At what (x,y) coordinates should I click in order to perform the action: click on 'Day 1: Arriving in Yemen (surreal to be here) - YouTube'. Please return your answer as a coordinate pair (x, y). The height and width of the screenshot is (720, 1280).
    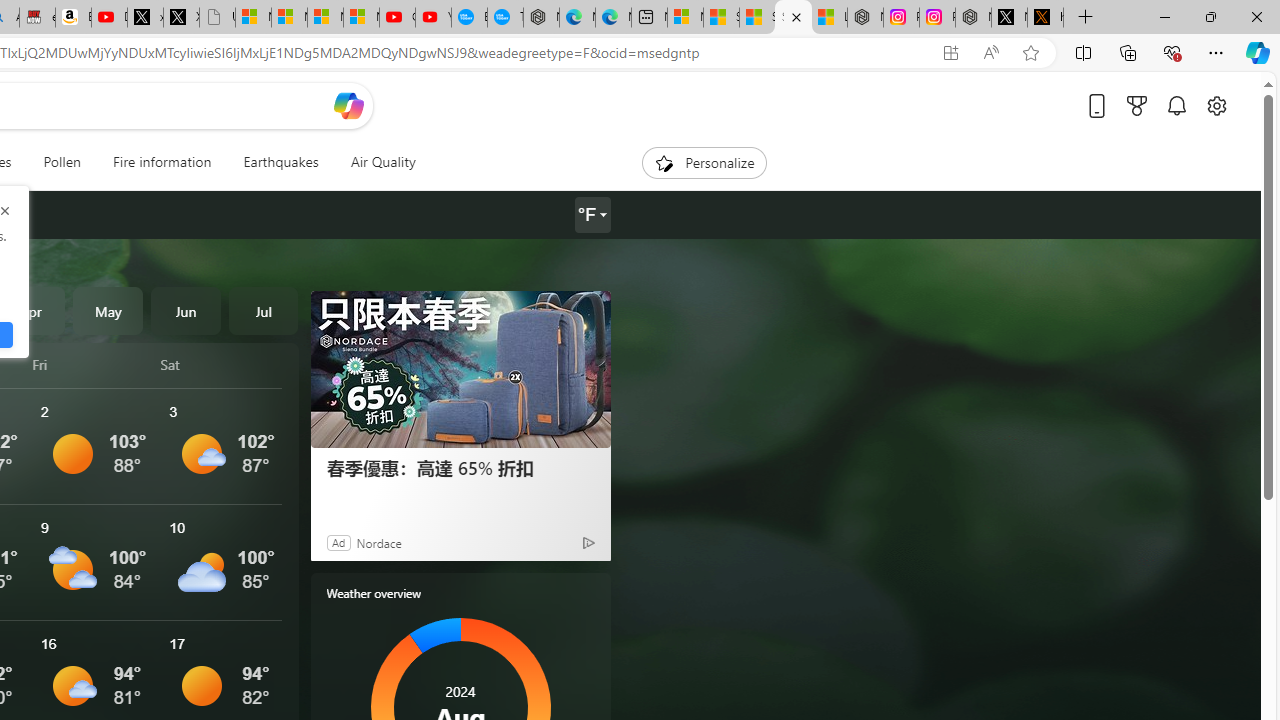
    Looking at the image, I should click on (108, 17).